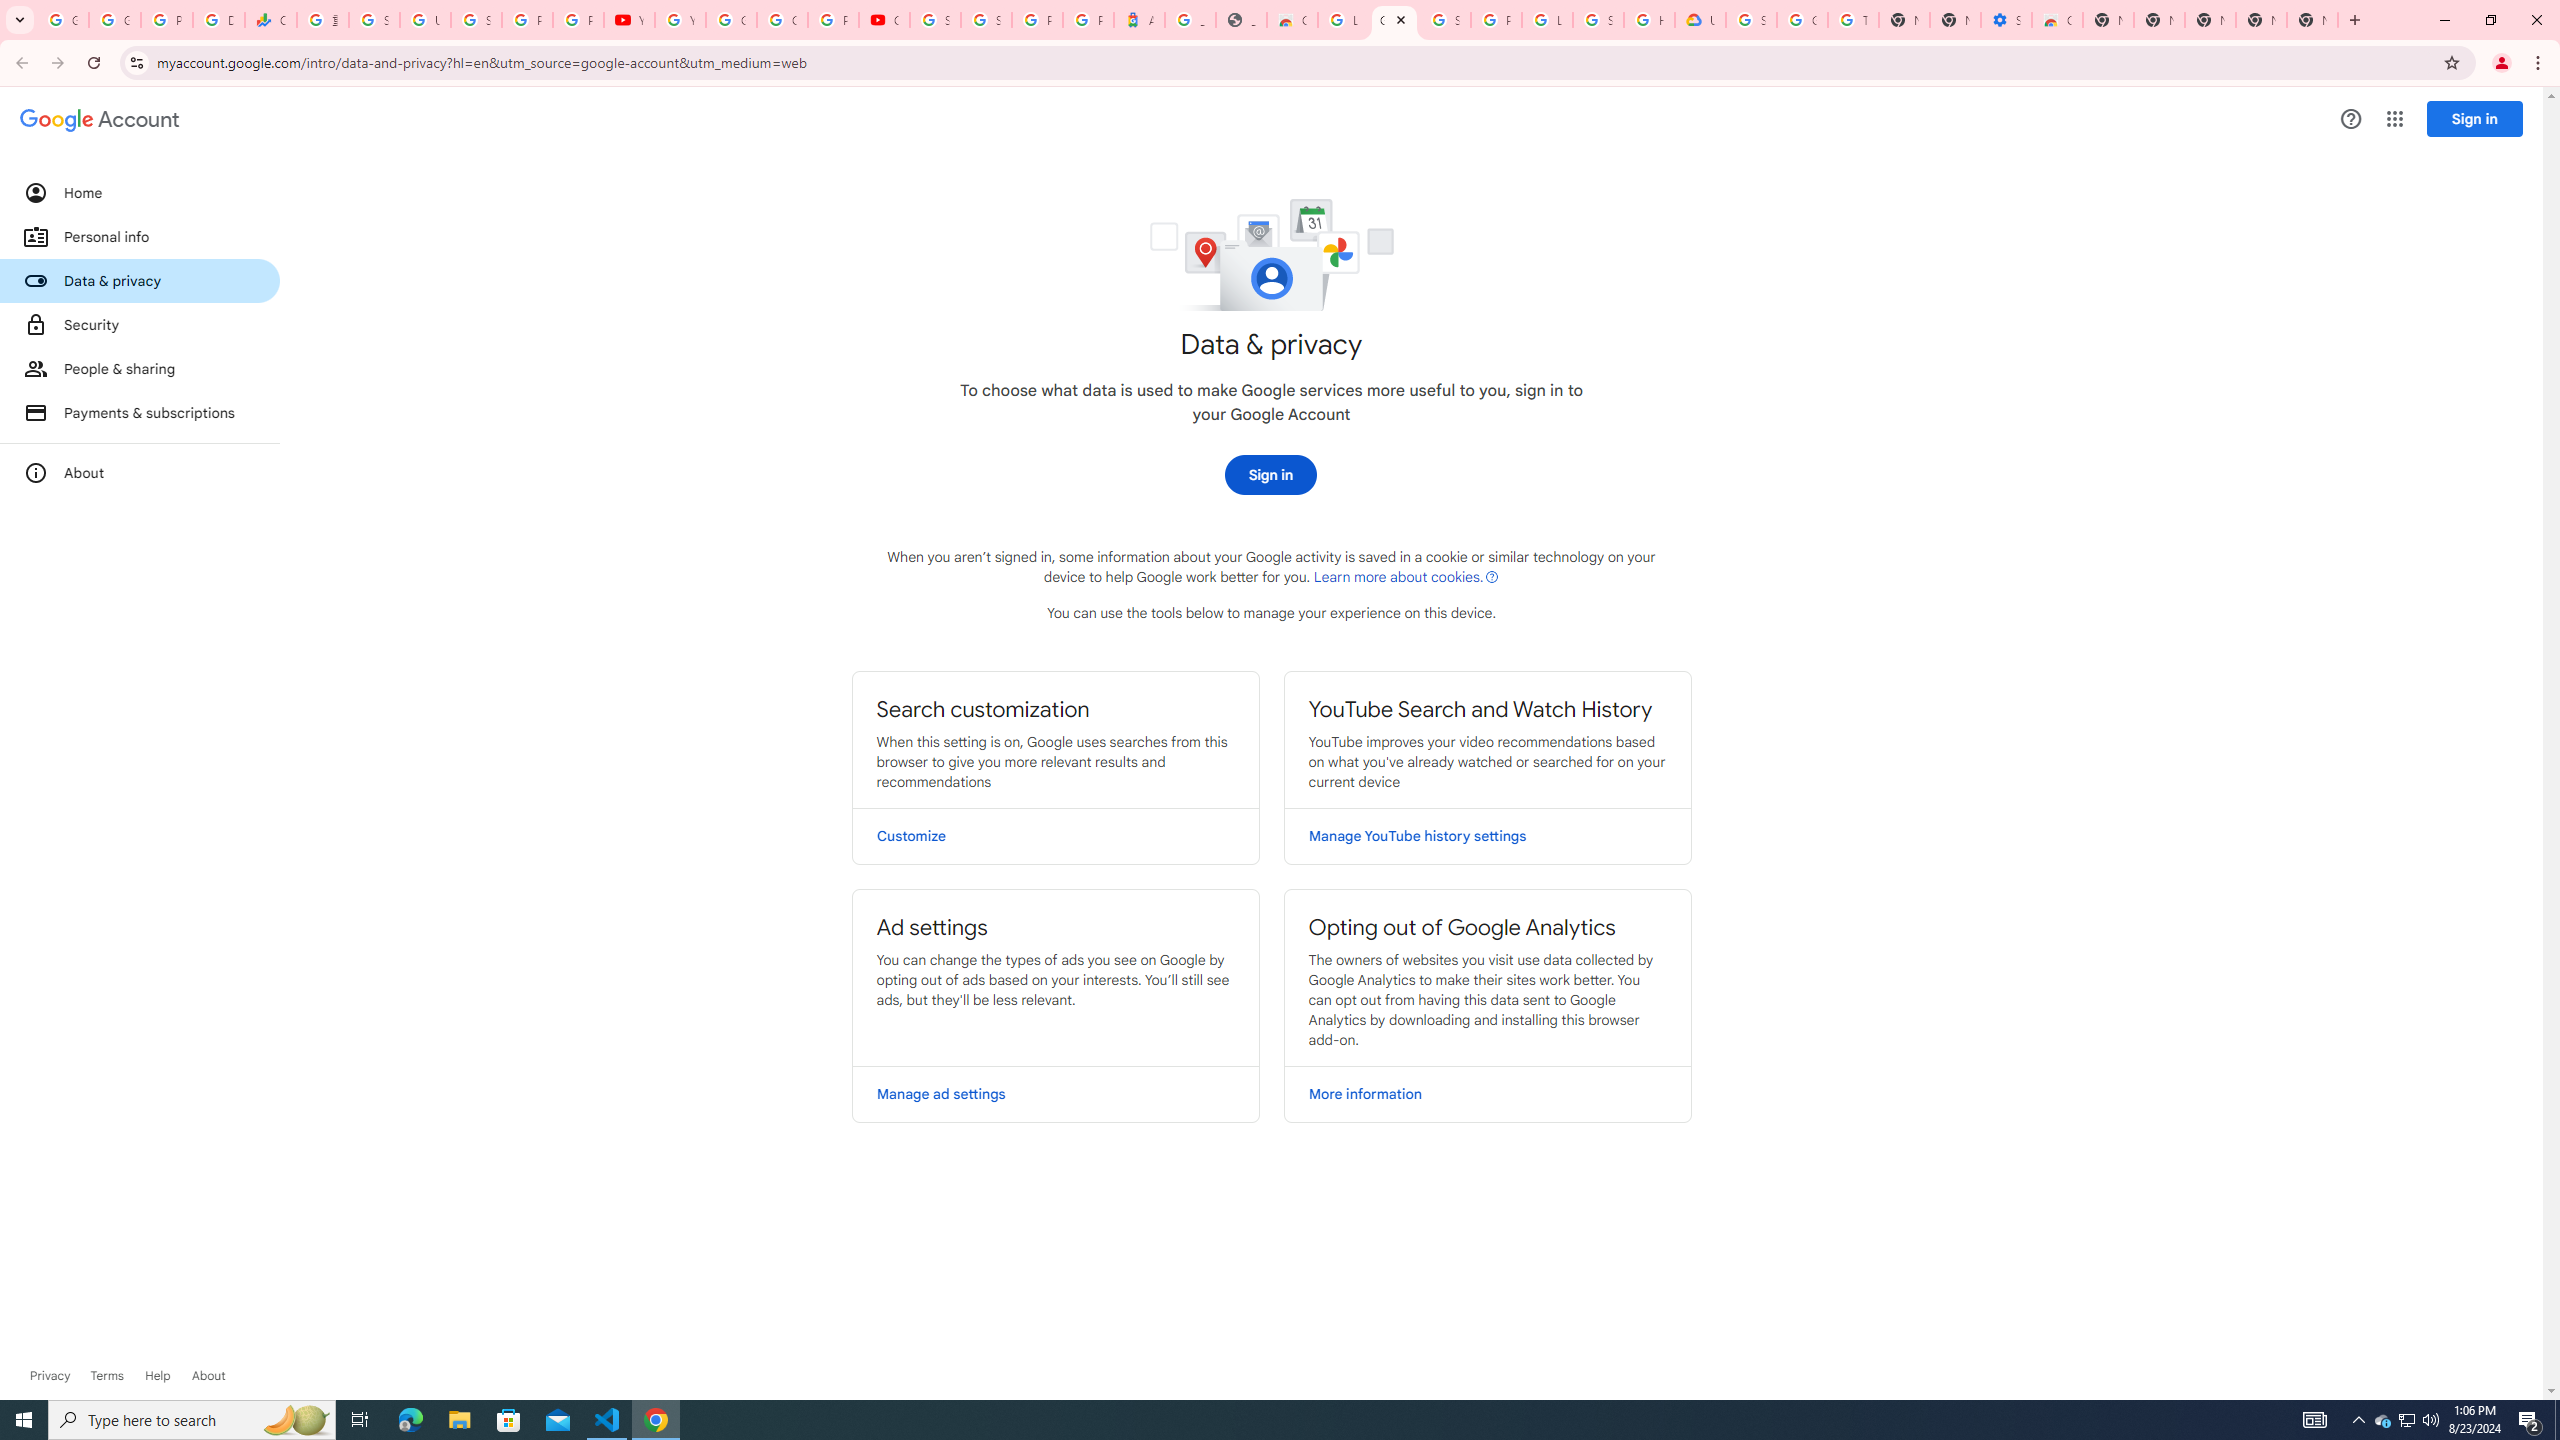 The height and width of the screenshot is (1440, 2560). I want to click on 'Google Workspace Admin Community', so click(61, 19).